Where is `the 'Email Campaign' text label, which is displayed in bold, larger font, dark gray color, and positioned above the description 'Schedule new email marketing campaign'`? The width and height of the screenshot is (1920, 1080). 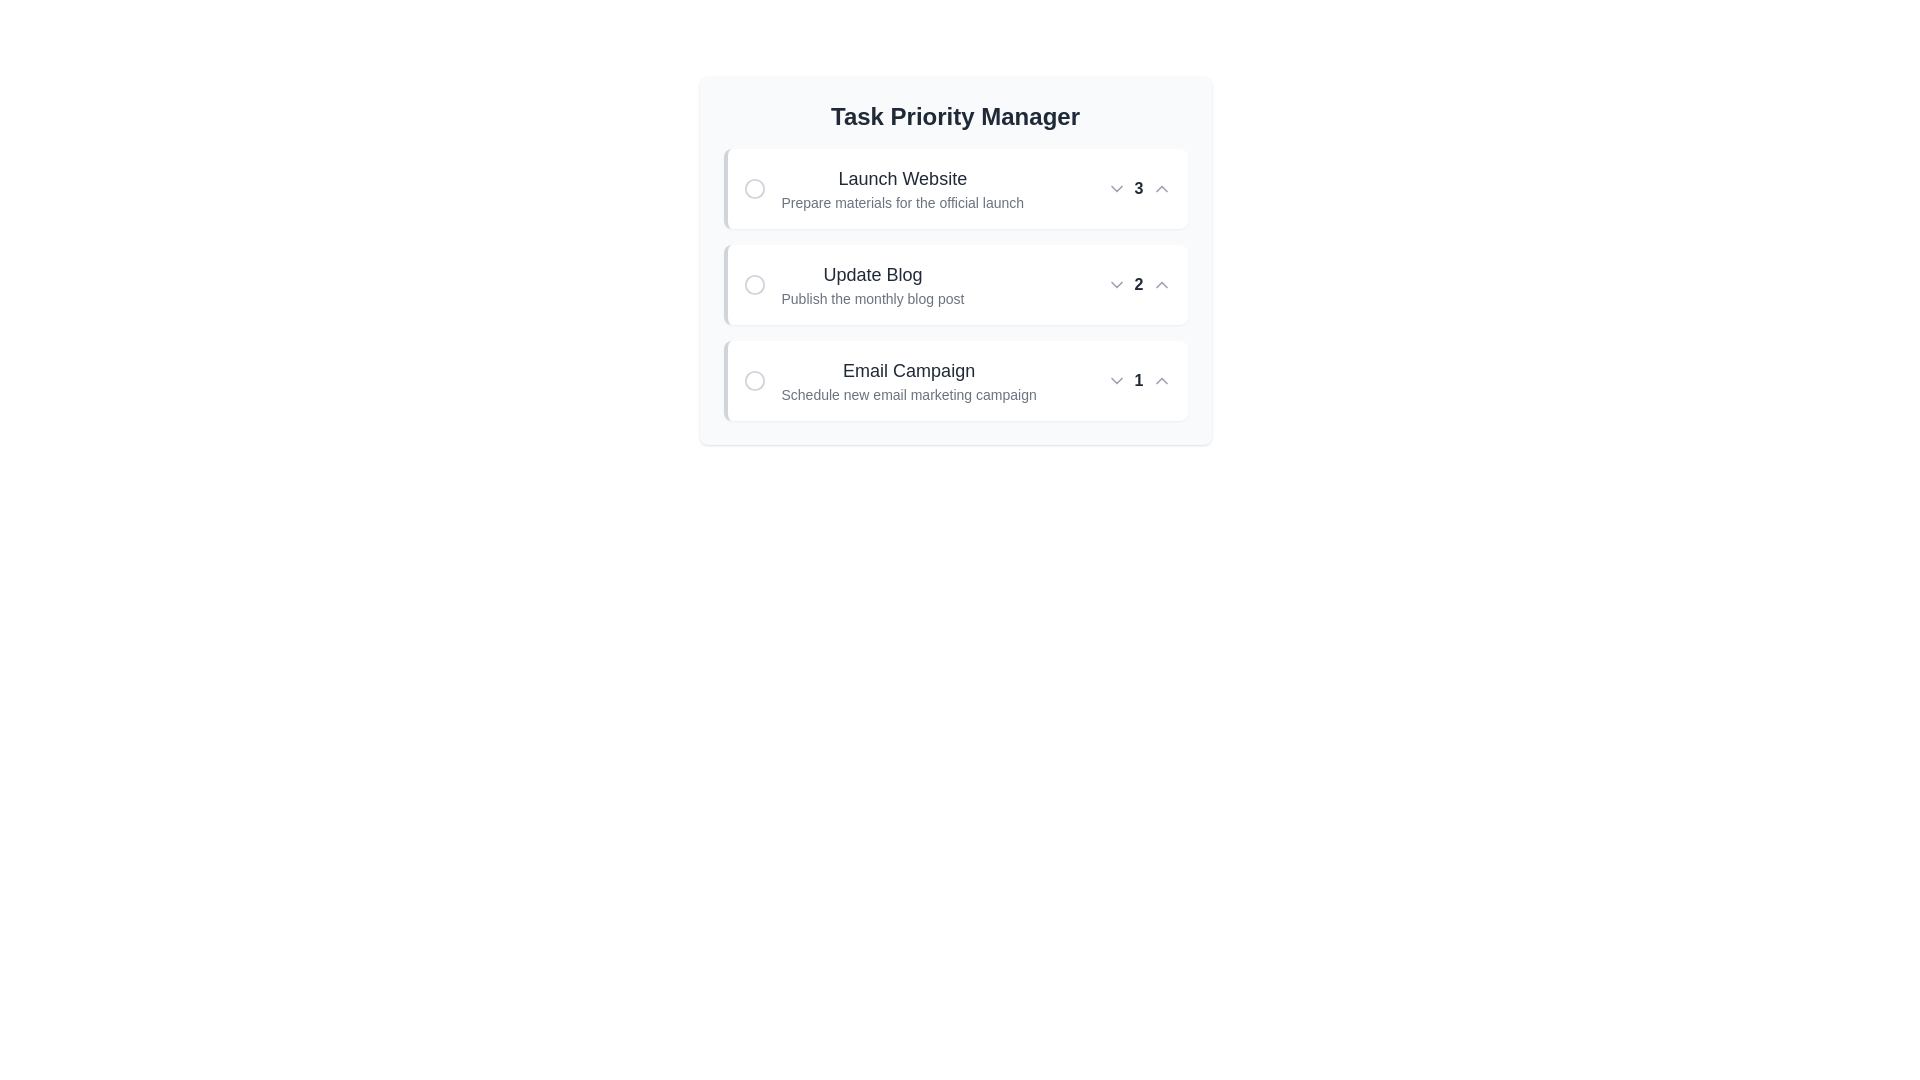
the 'Email Campaign' text label, which is displayed in bold, larger font, dark gray color, and positioned above the description 'Schedule new email marketing campaign' is located at coordinates (908, 370).